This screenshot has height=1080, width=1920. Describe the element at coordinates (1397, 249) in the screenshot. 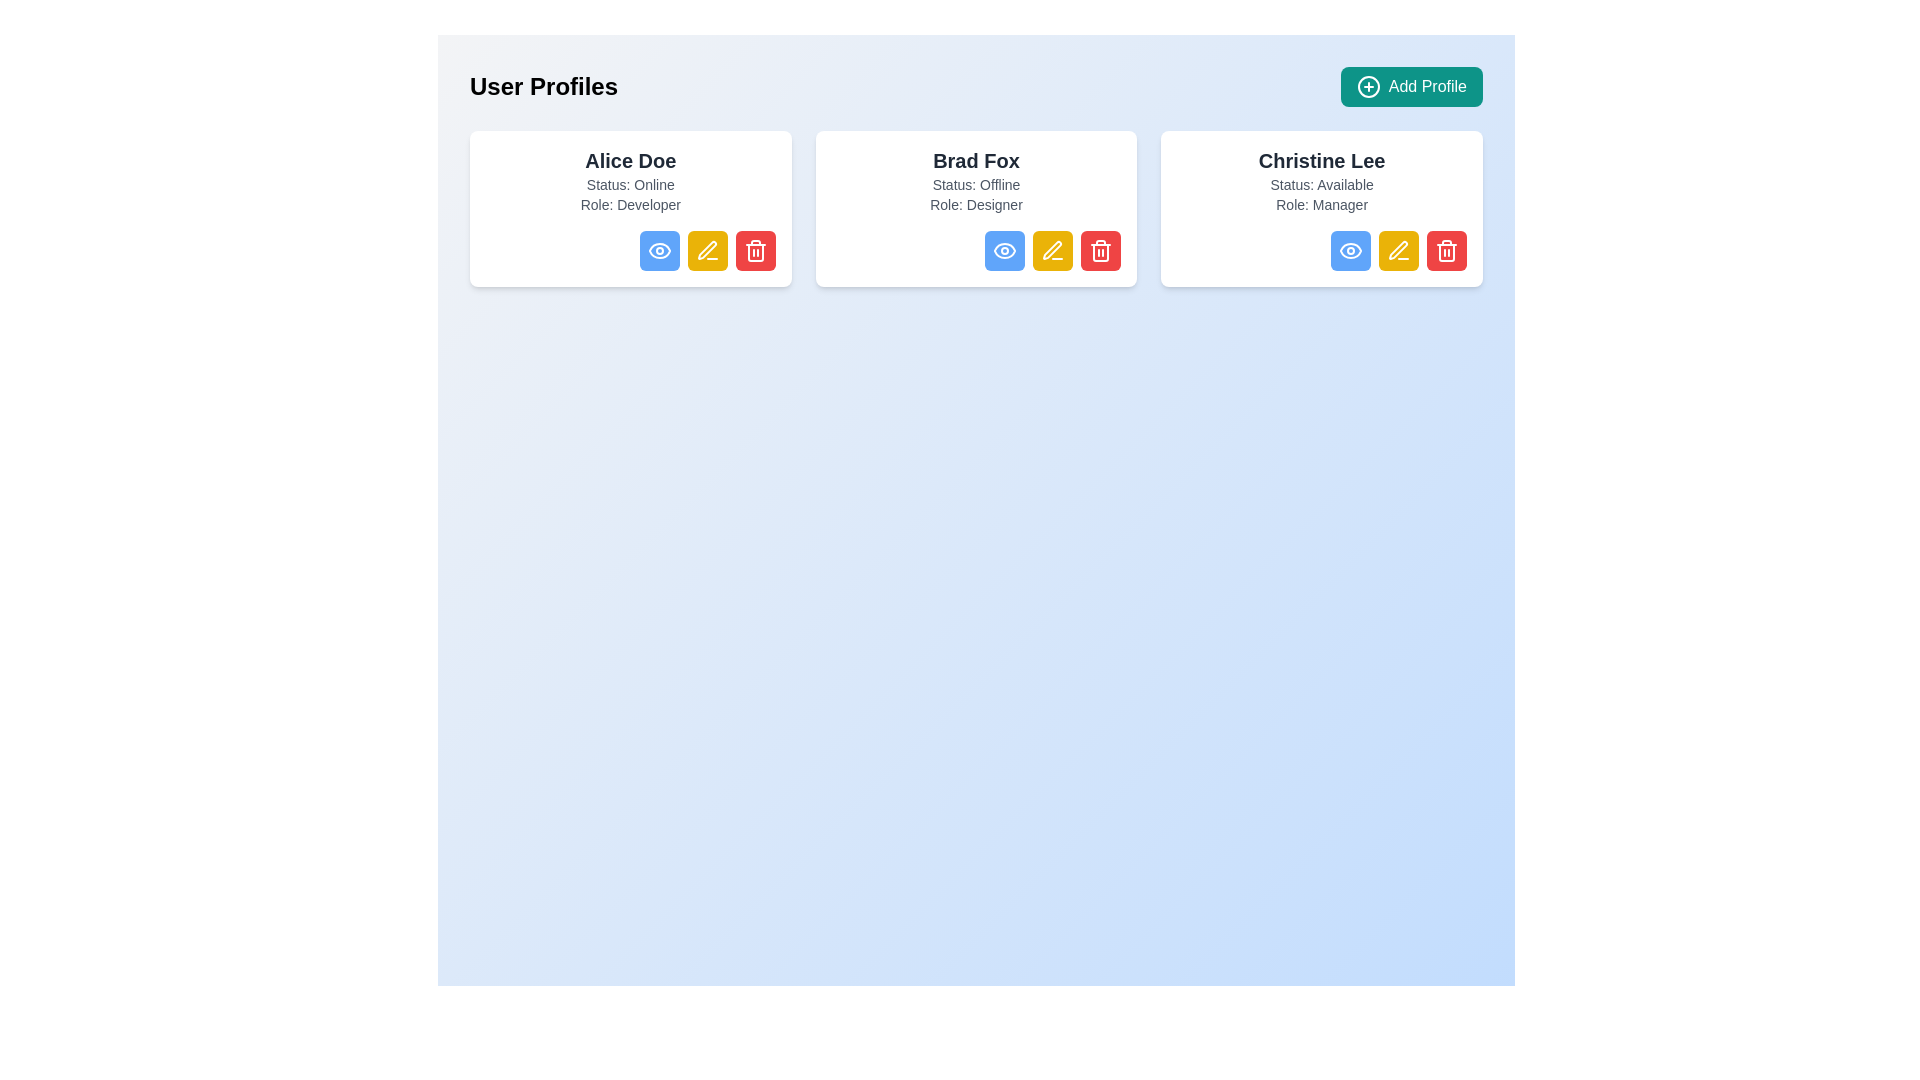

I see `the edit button represented by a yellow pen icon located in the User Profiles section for 'Christine Lee'` at that location.